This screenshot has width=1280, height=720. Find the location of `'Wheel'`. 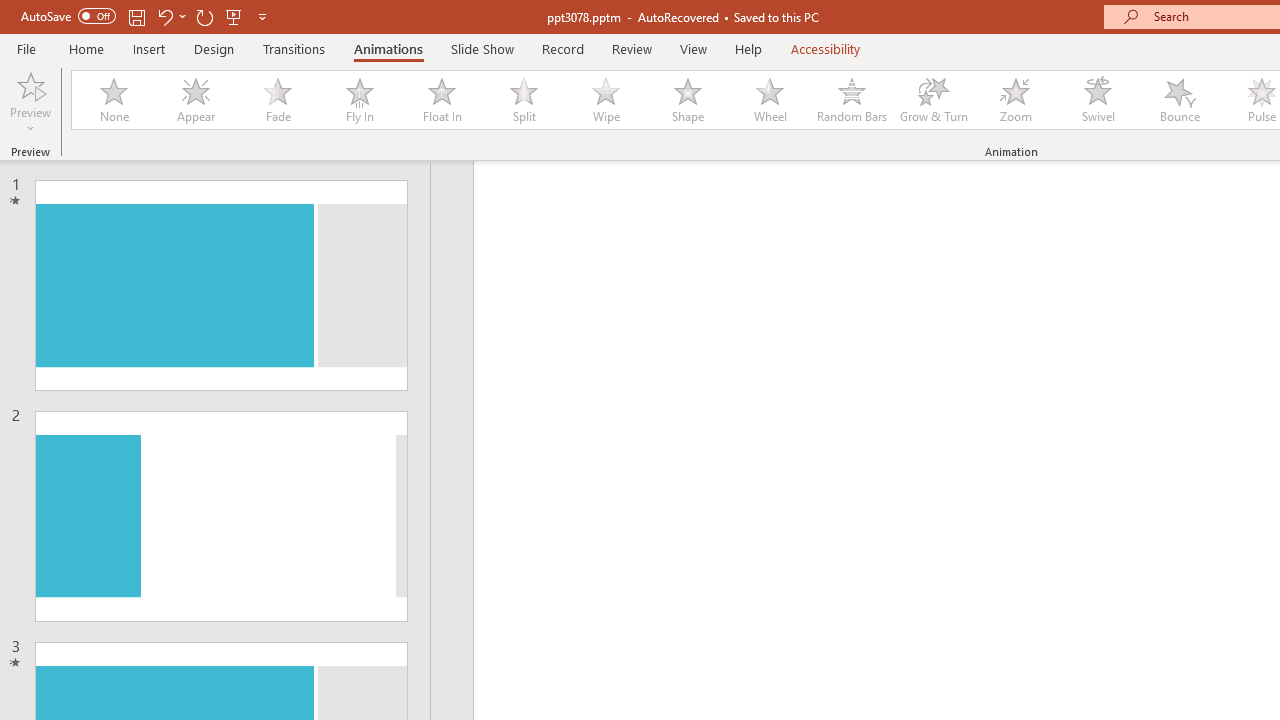

'Wheel' is located at coordinates (769, 100).